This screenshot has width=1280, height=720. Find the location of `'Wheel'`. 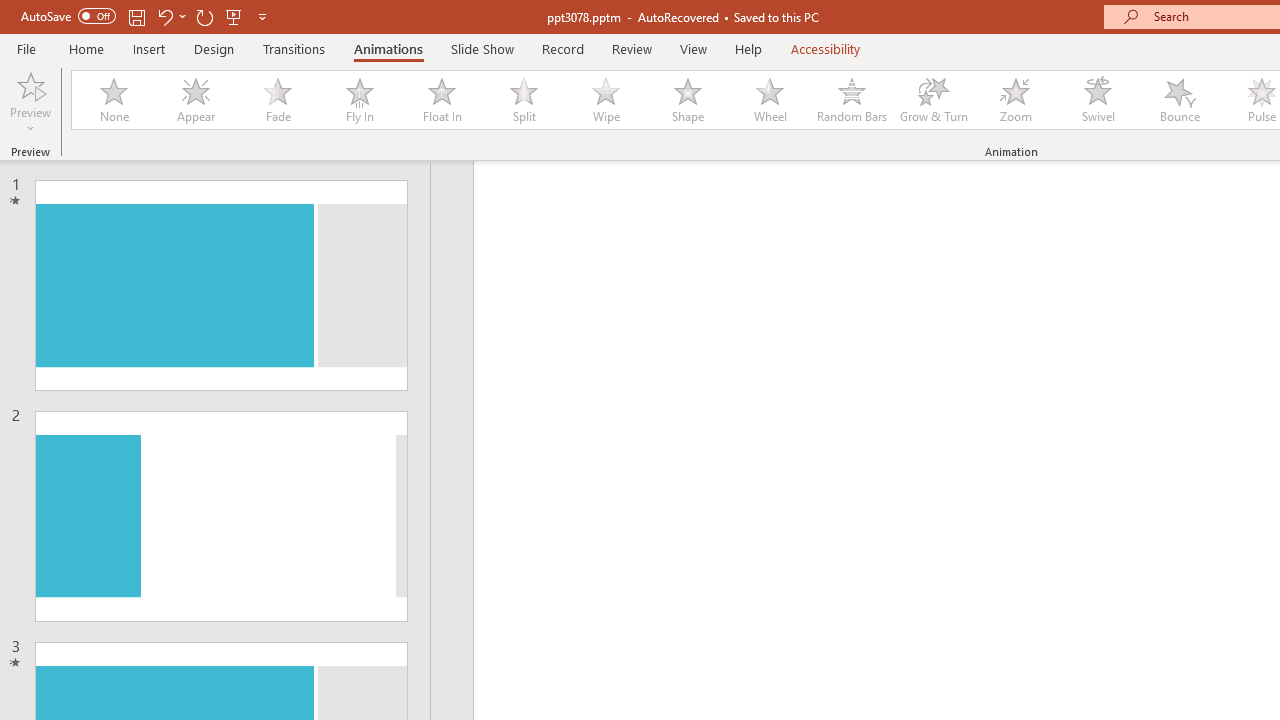

'Wheel' is located at coordinates (769, 100).